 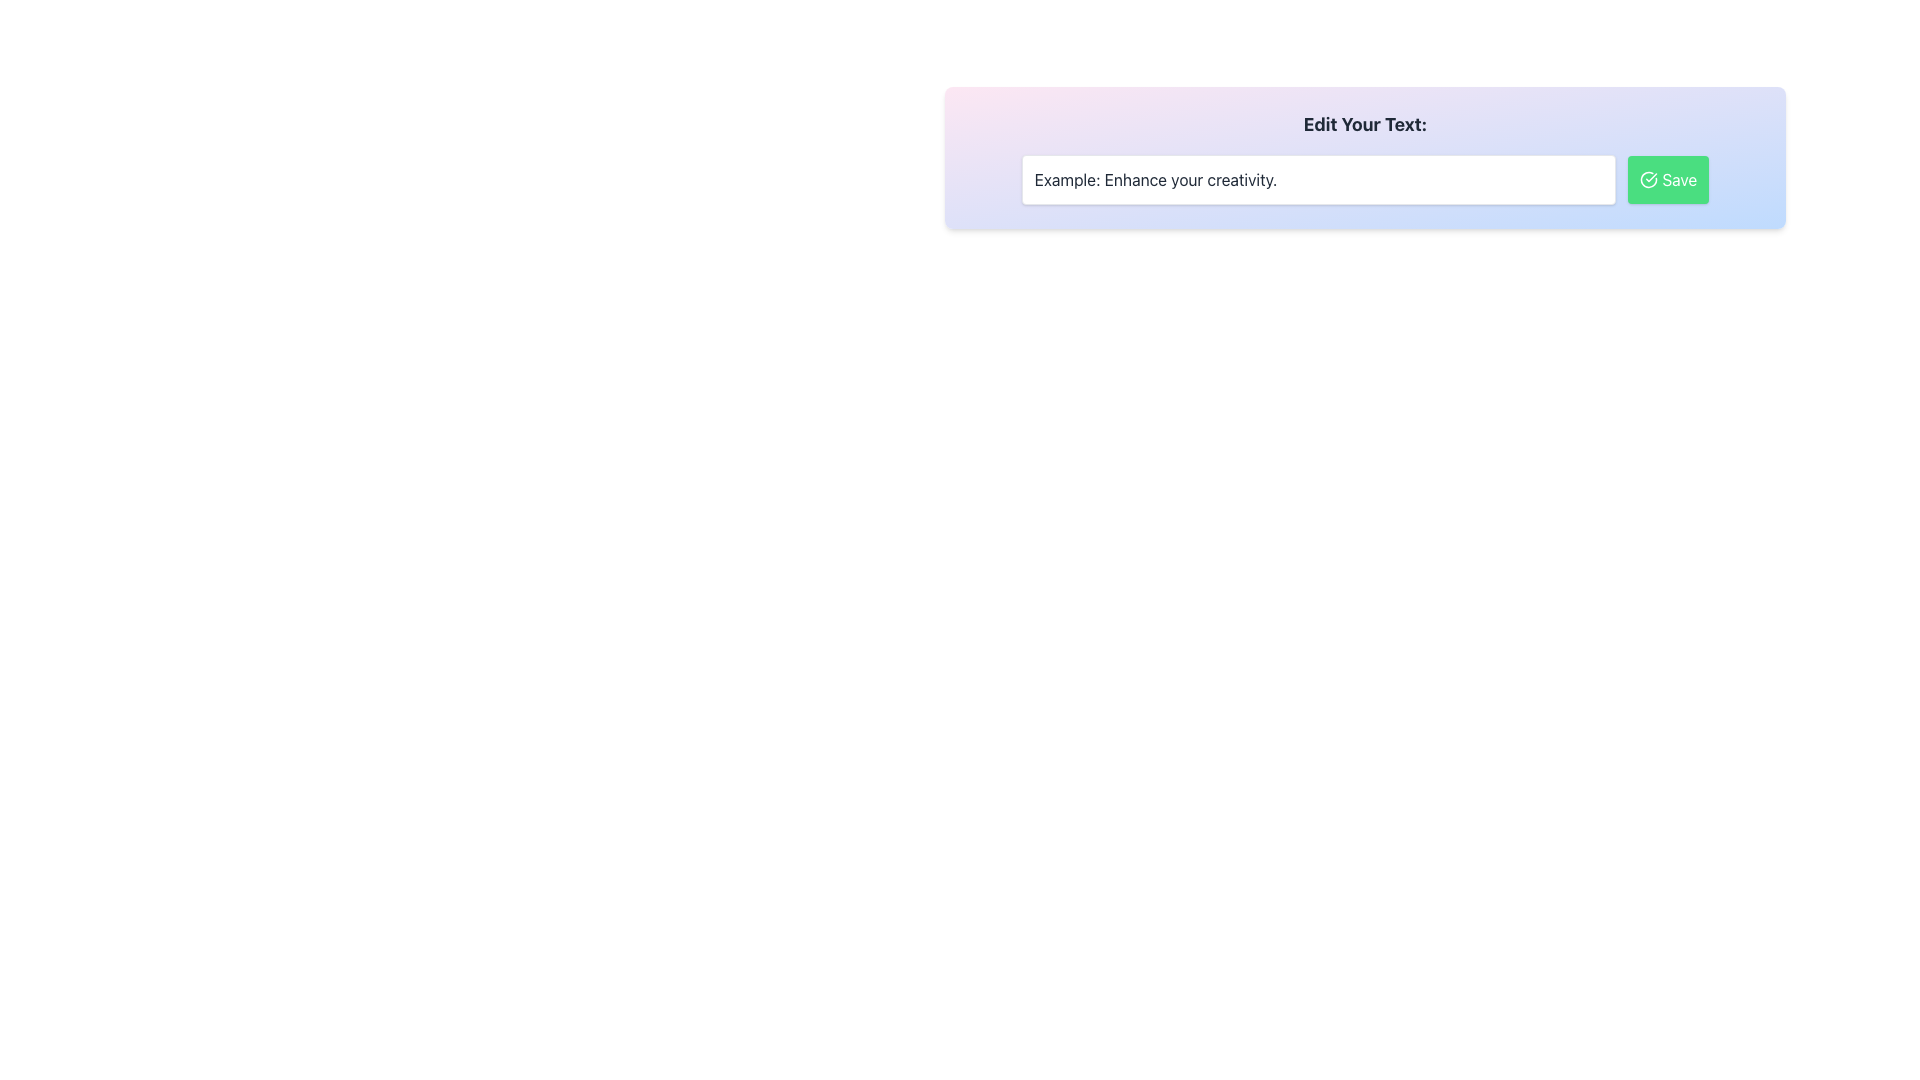 I want to click on the 'Save' button located to the right of the text input field to initiate the save action, so click(x=1668, y=180).